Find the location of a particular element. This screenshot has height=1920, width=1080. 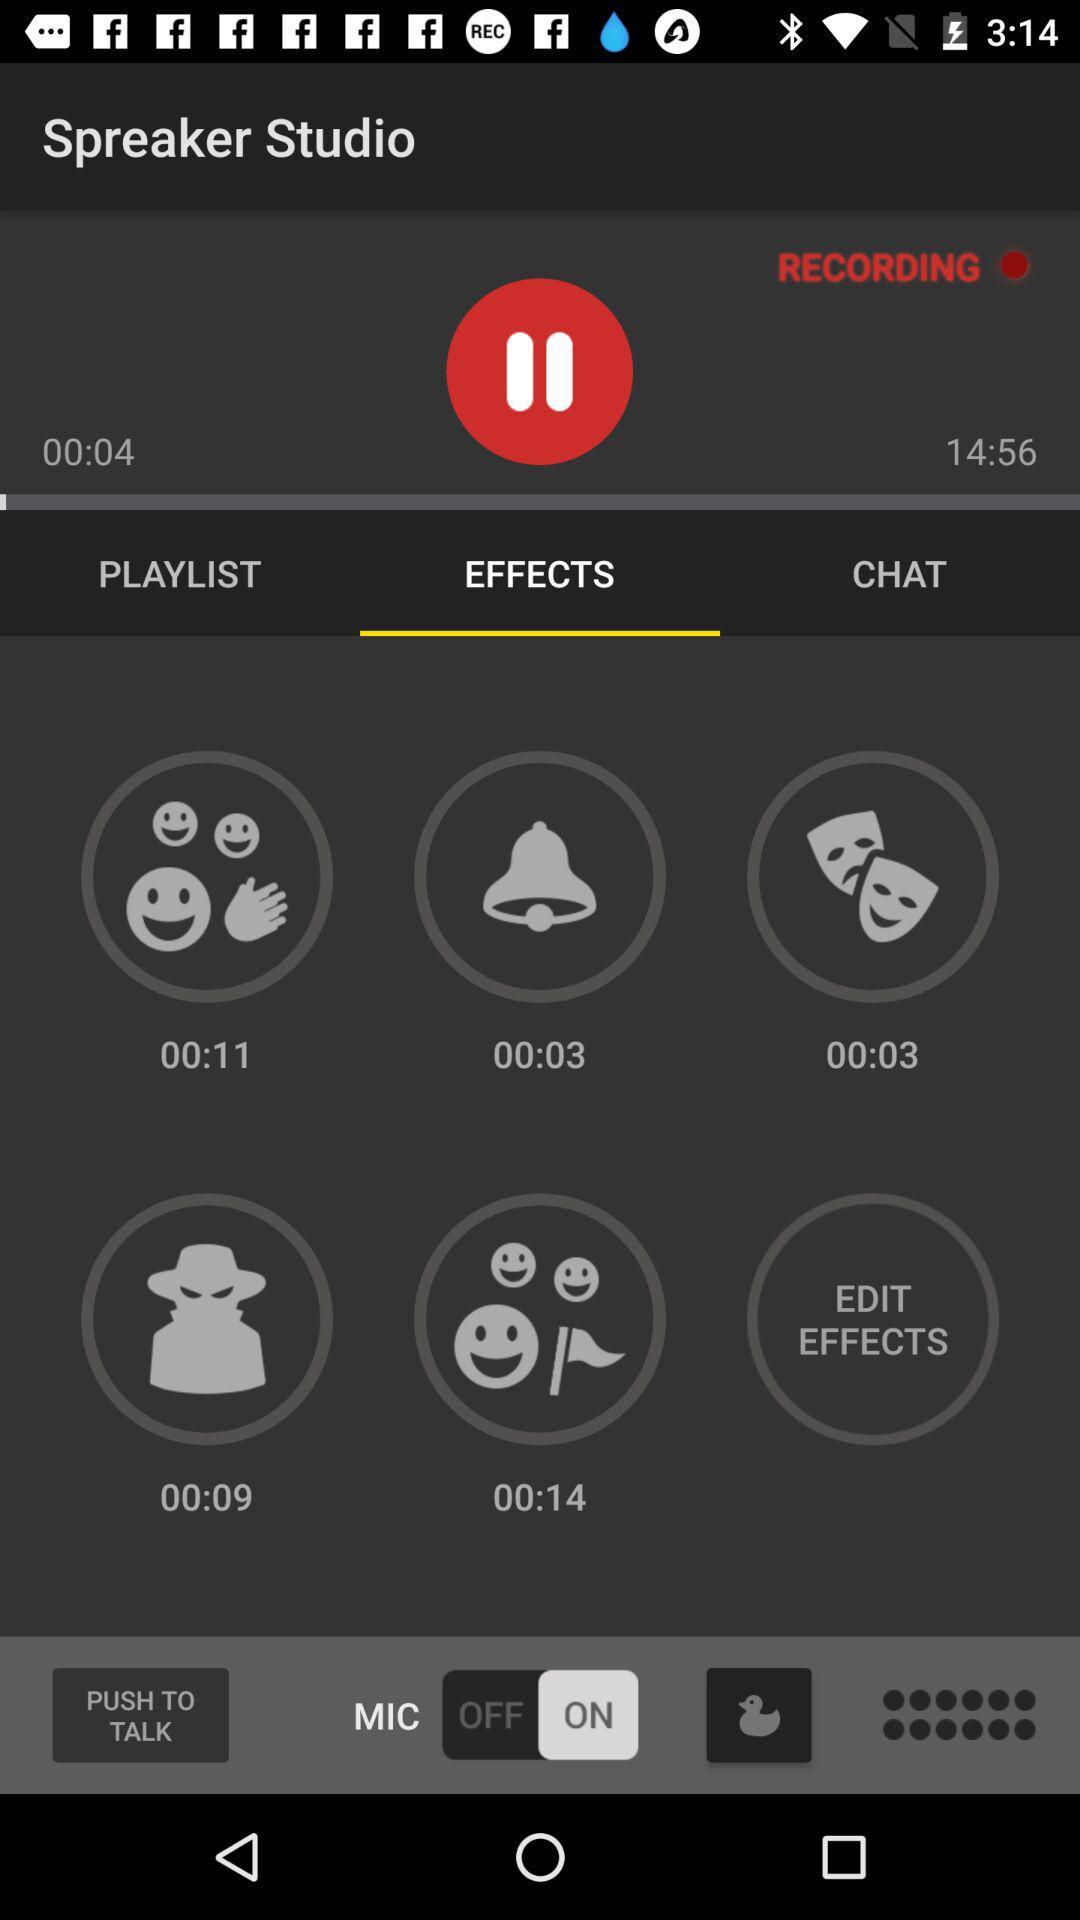

push to is located at coordinates (139, 1714).